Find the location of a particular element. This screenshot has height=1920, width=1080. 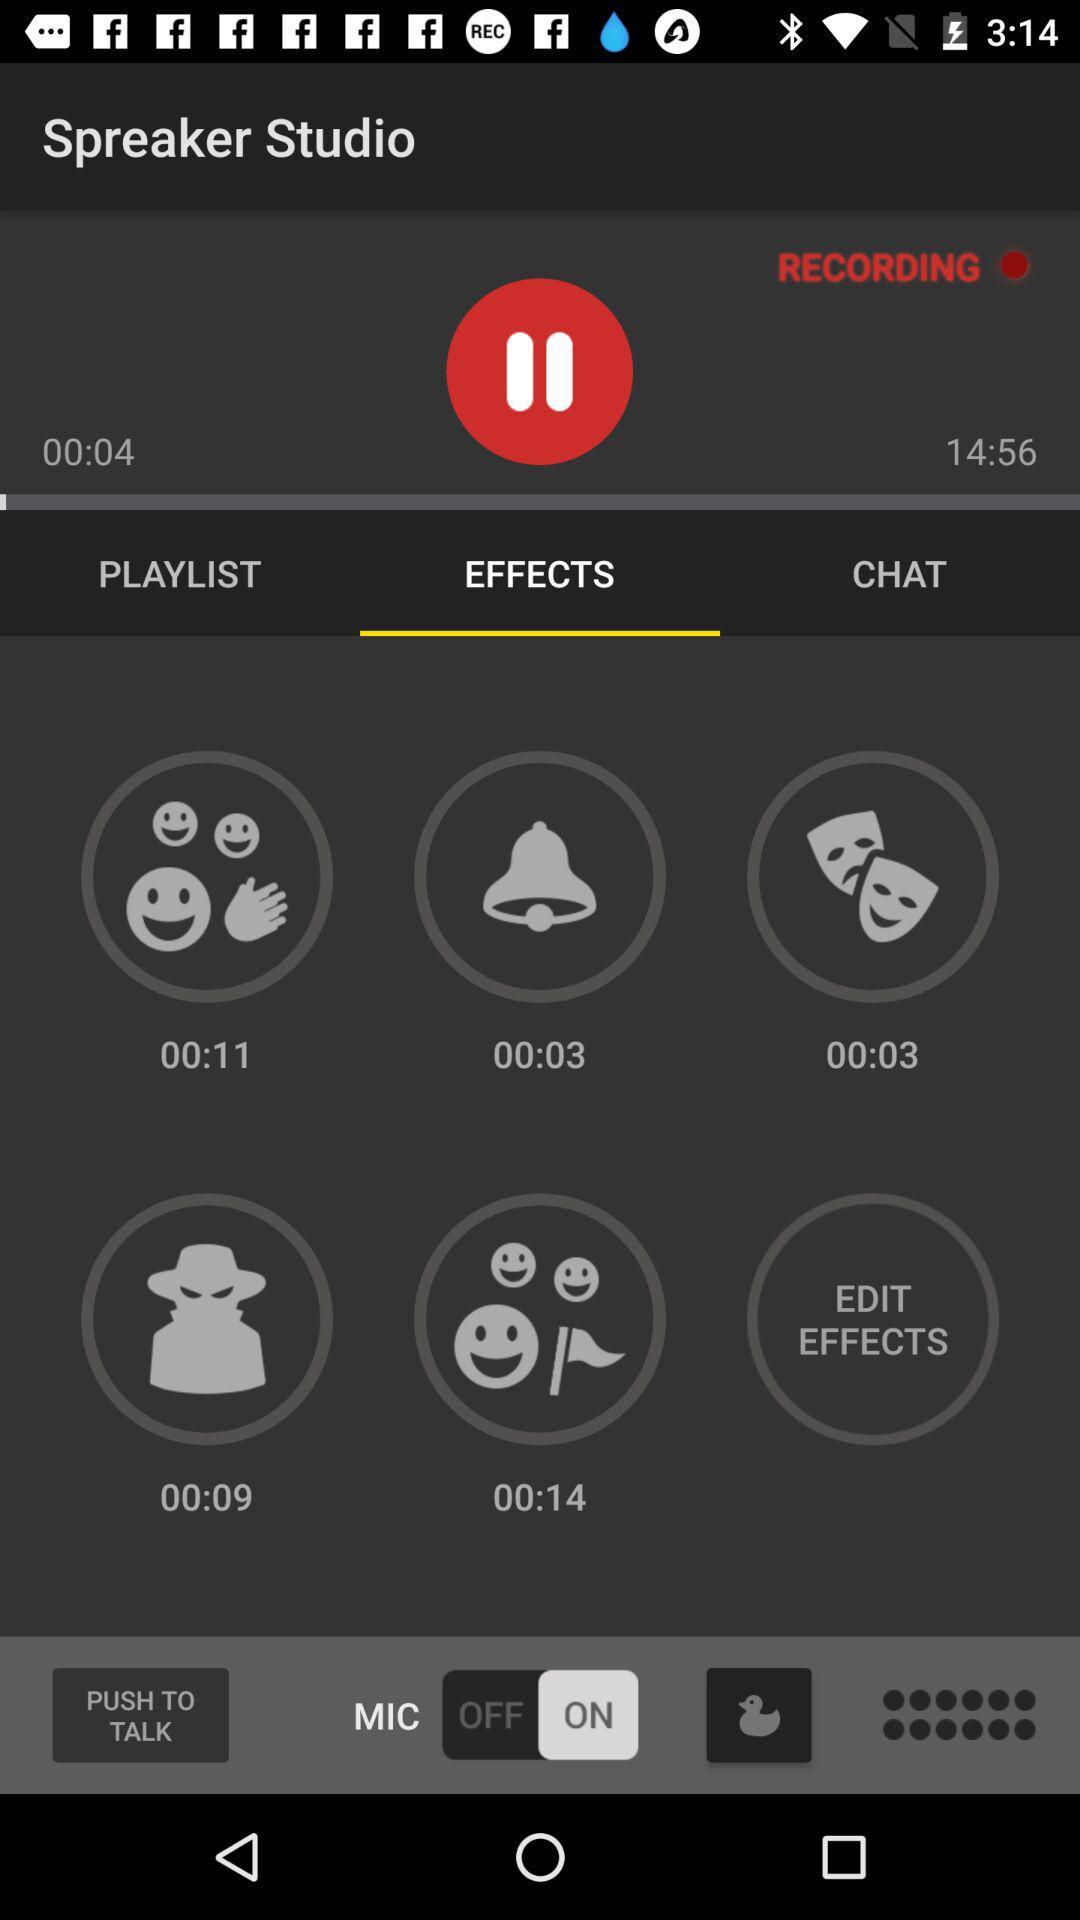

push to is located at coordinates (139, 1714).